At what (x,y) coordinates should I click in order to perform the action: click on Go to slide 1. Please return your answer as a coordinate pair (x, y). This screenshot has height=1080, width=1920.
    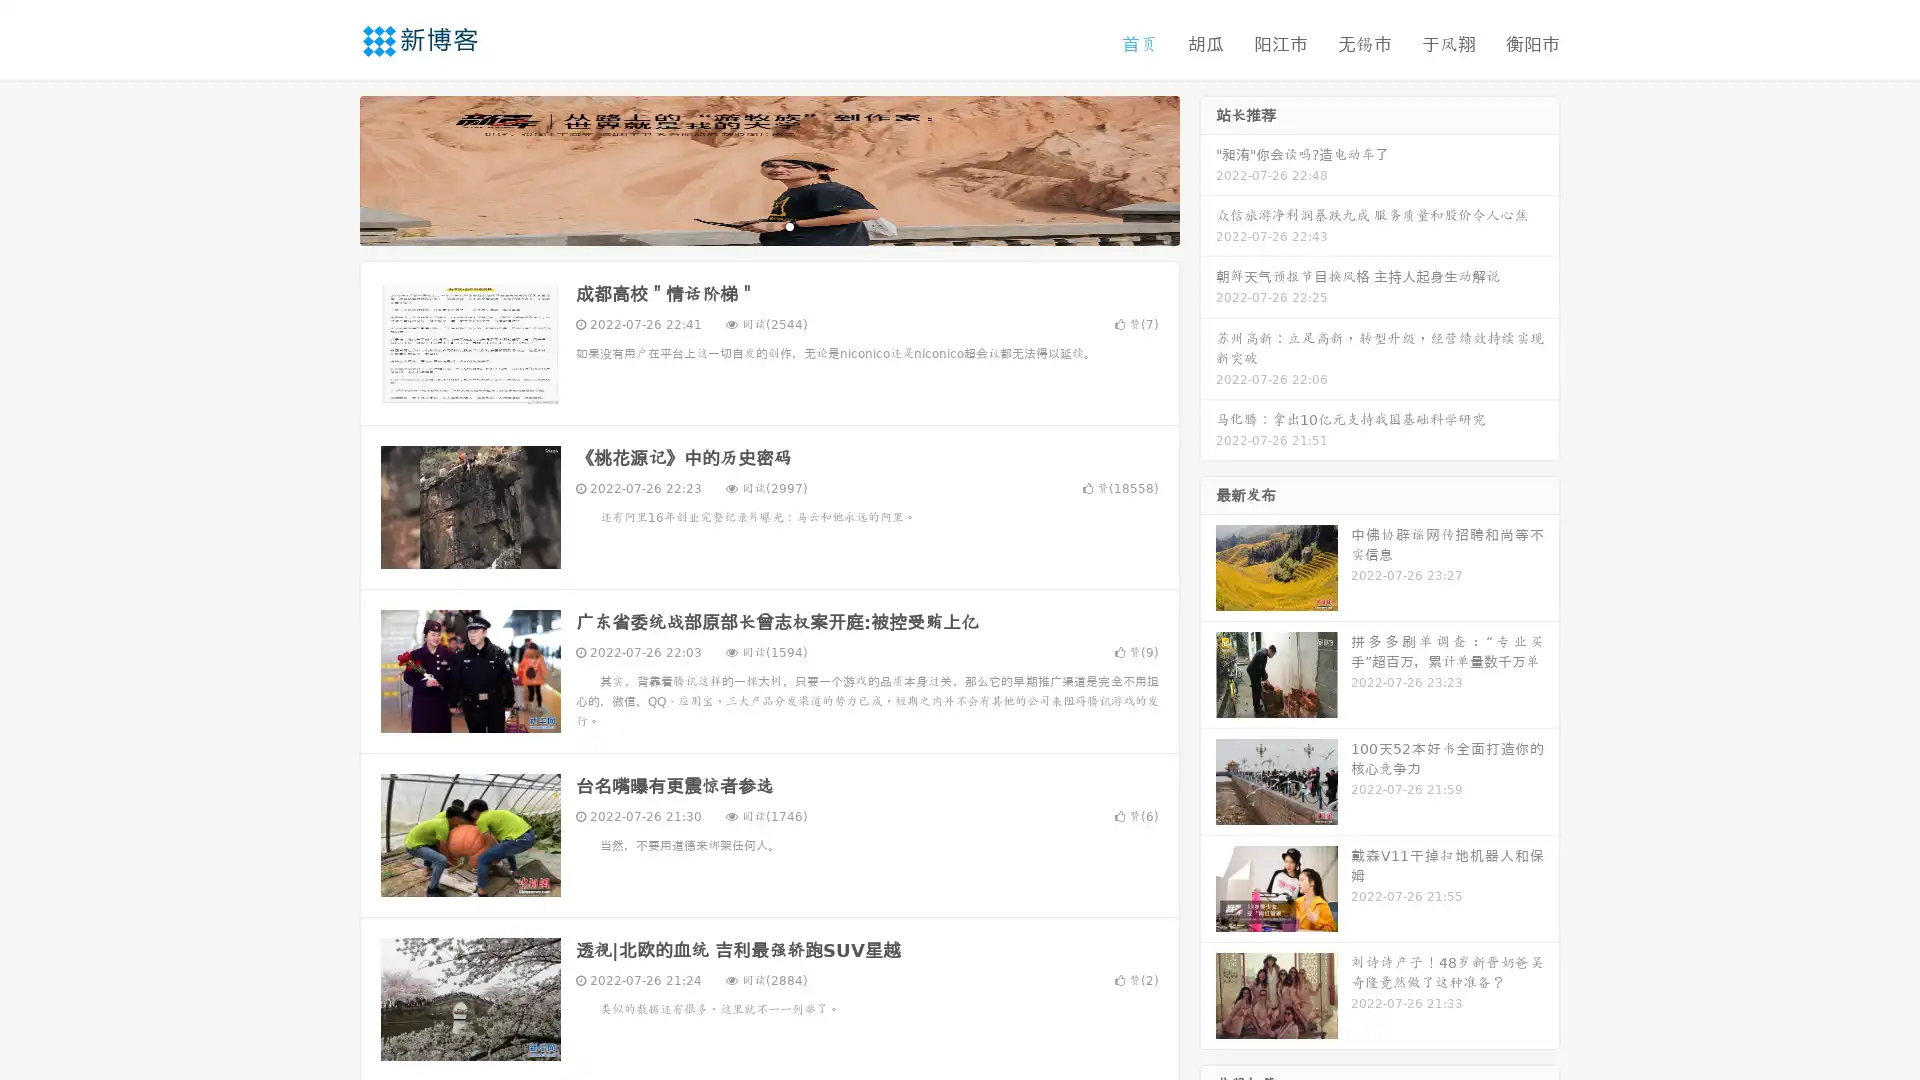
    Looking at the image, I should click on (748, 225).